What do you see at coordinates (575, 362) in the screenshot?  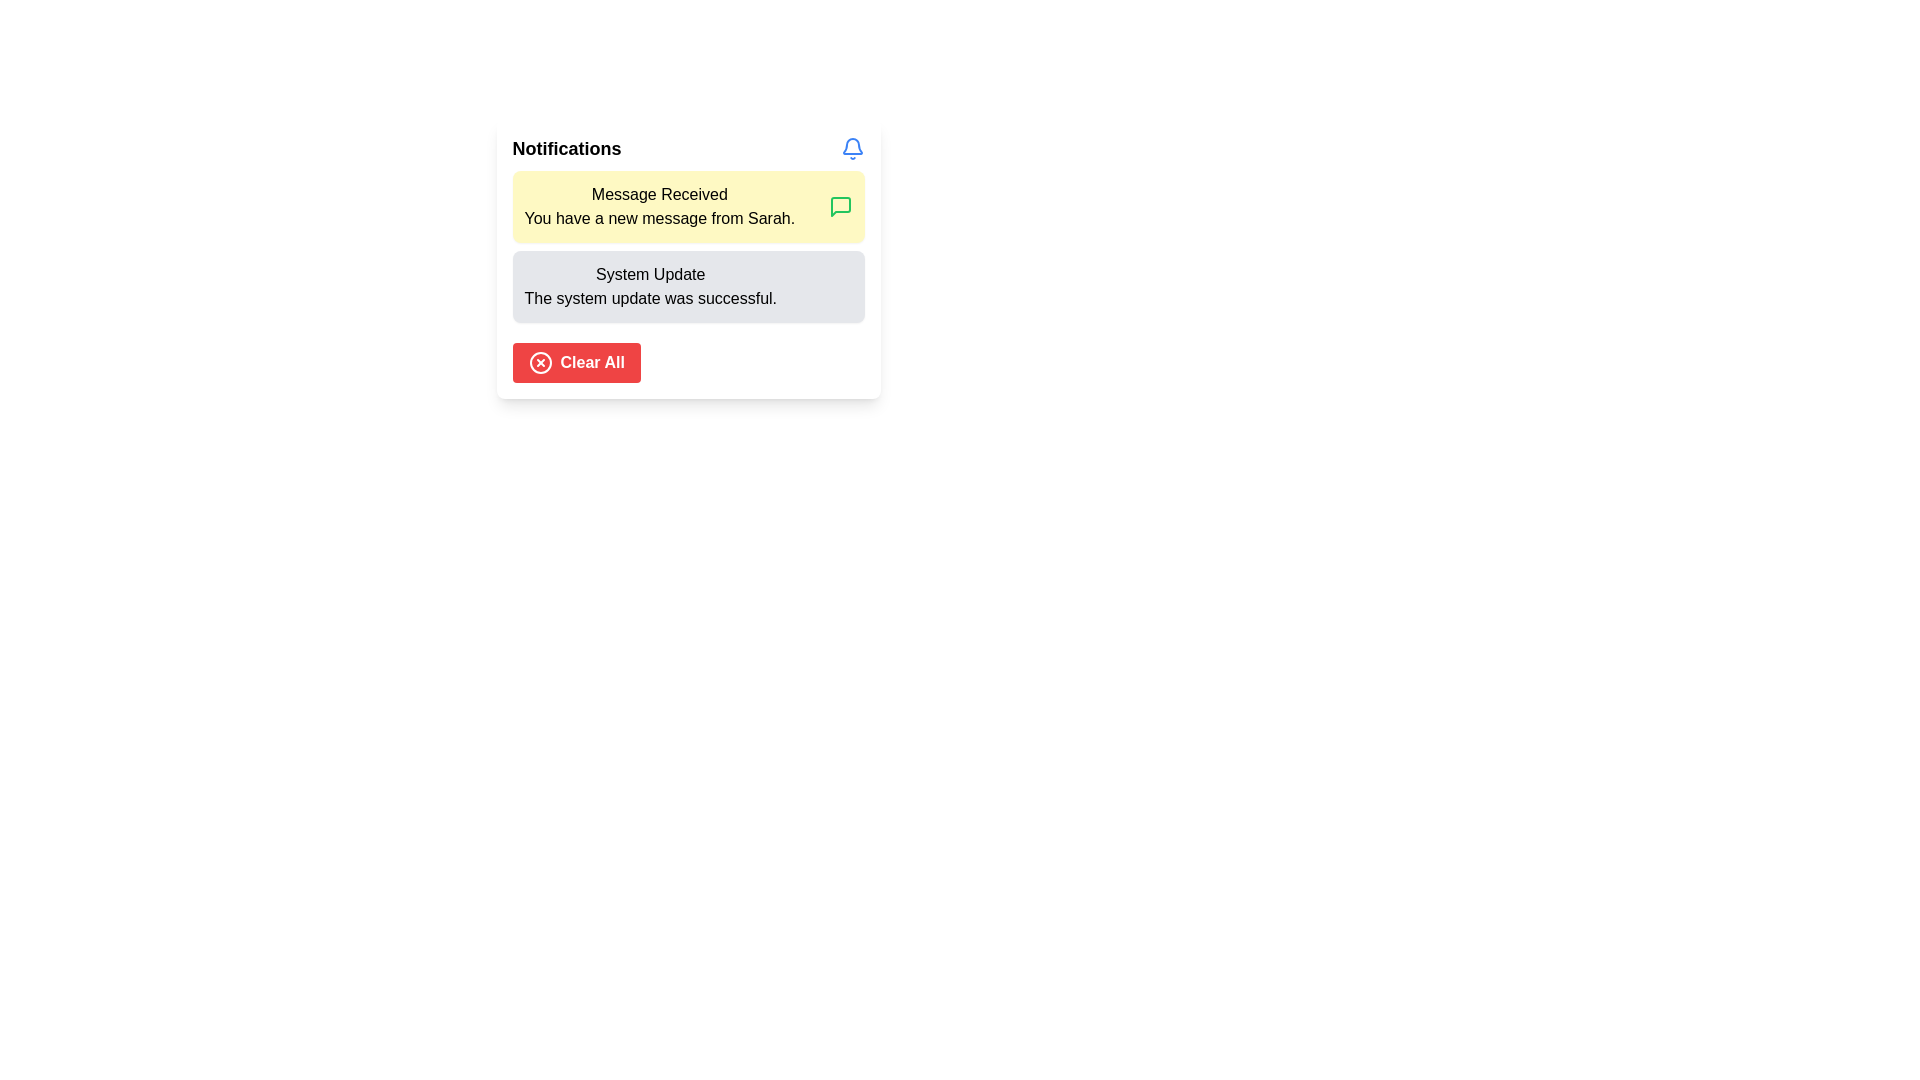 I see `the red button located in the bottom-left corner of the notification card to clear all notifications` at bounding box center [575, 362].